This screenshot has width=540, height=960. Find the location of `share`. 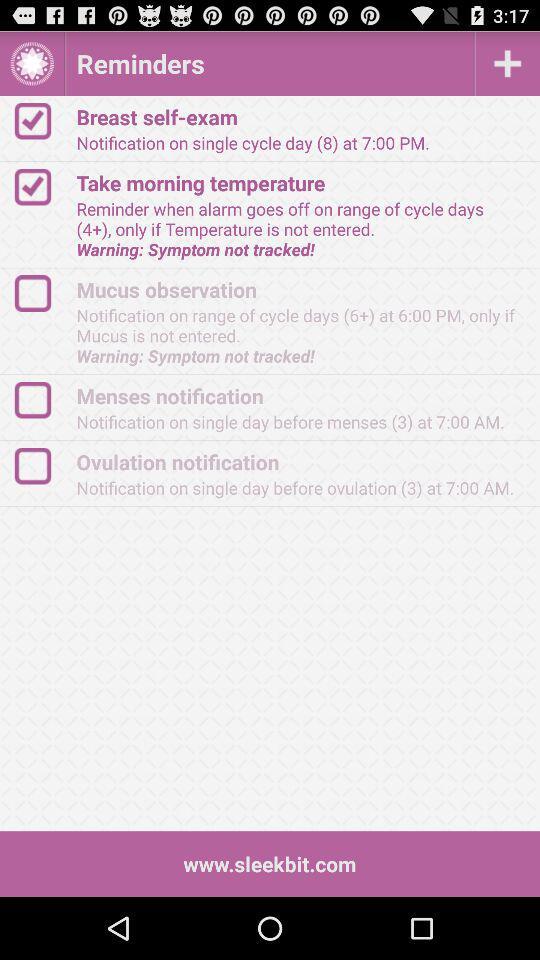

share is located at coordinates (42, 187).